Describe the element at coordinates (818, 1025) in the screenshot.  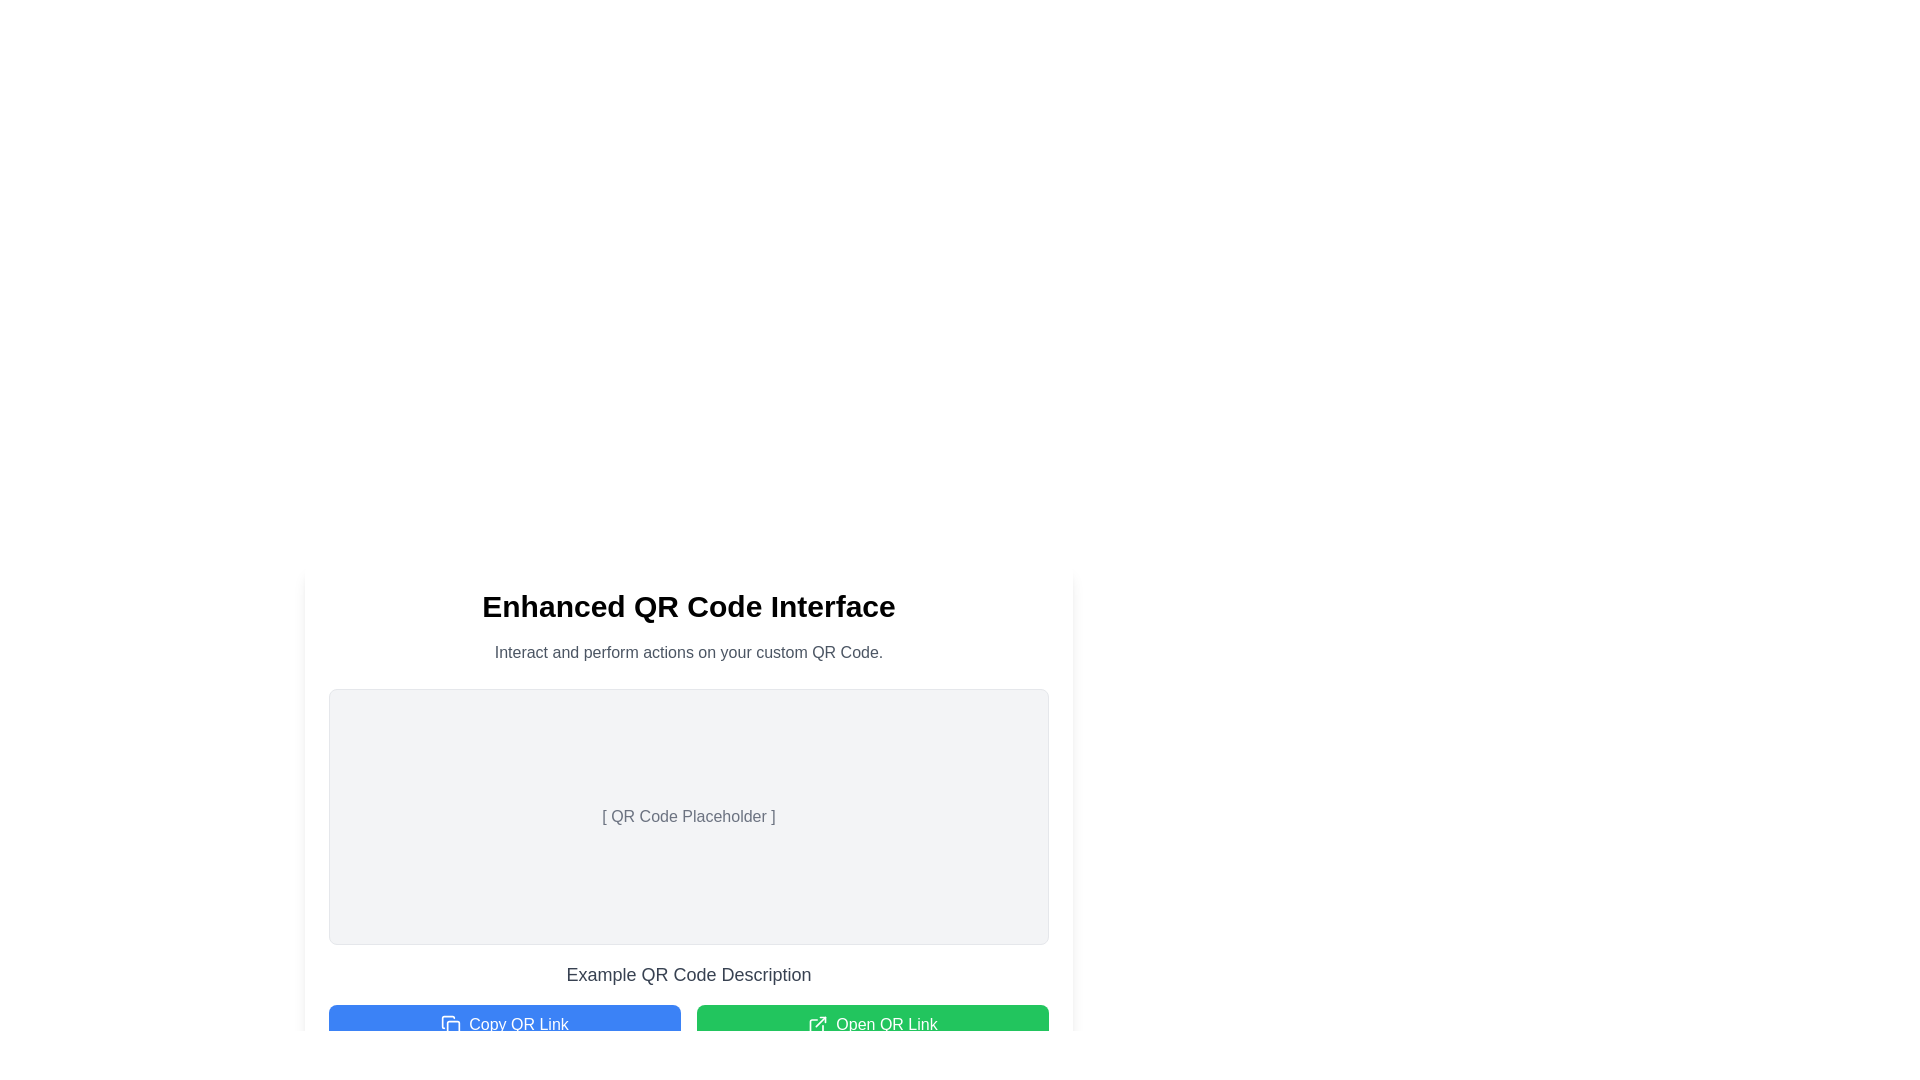
I see `the external link icon associated with the 'Open QR Link' button` at that location.